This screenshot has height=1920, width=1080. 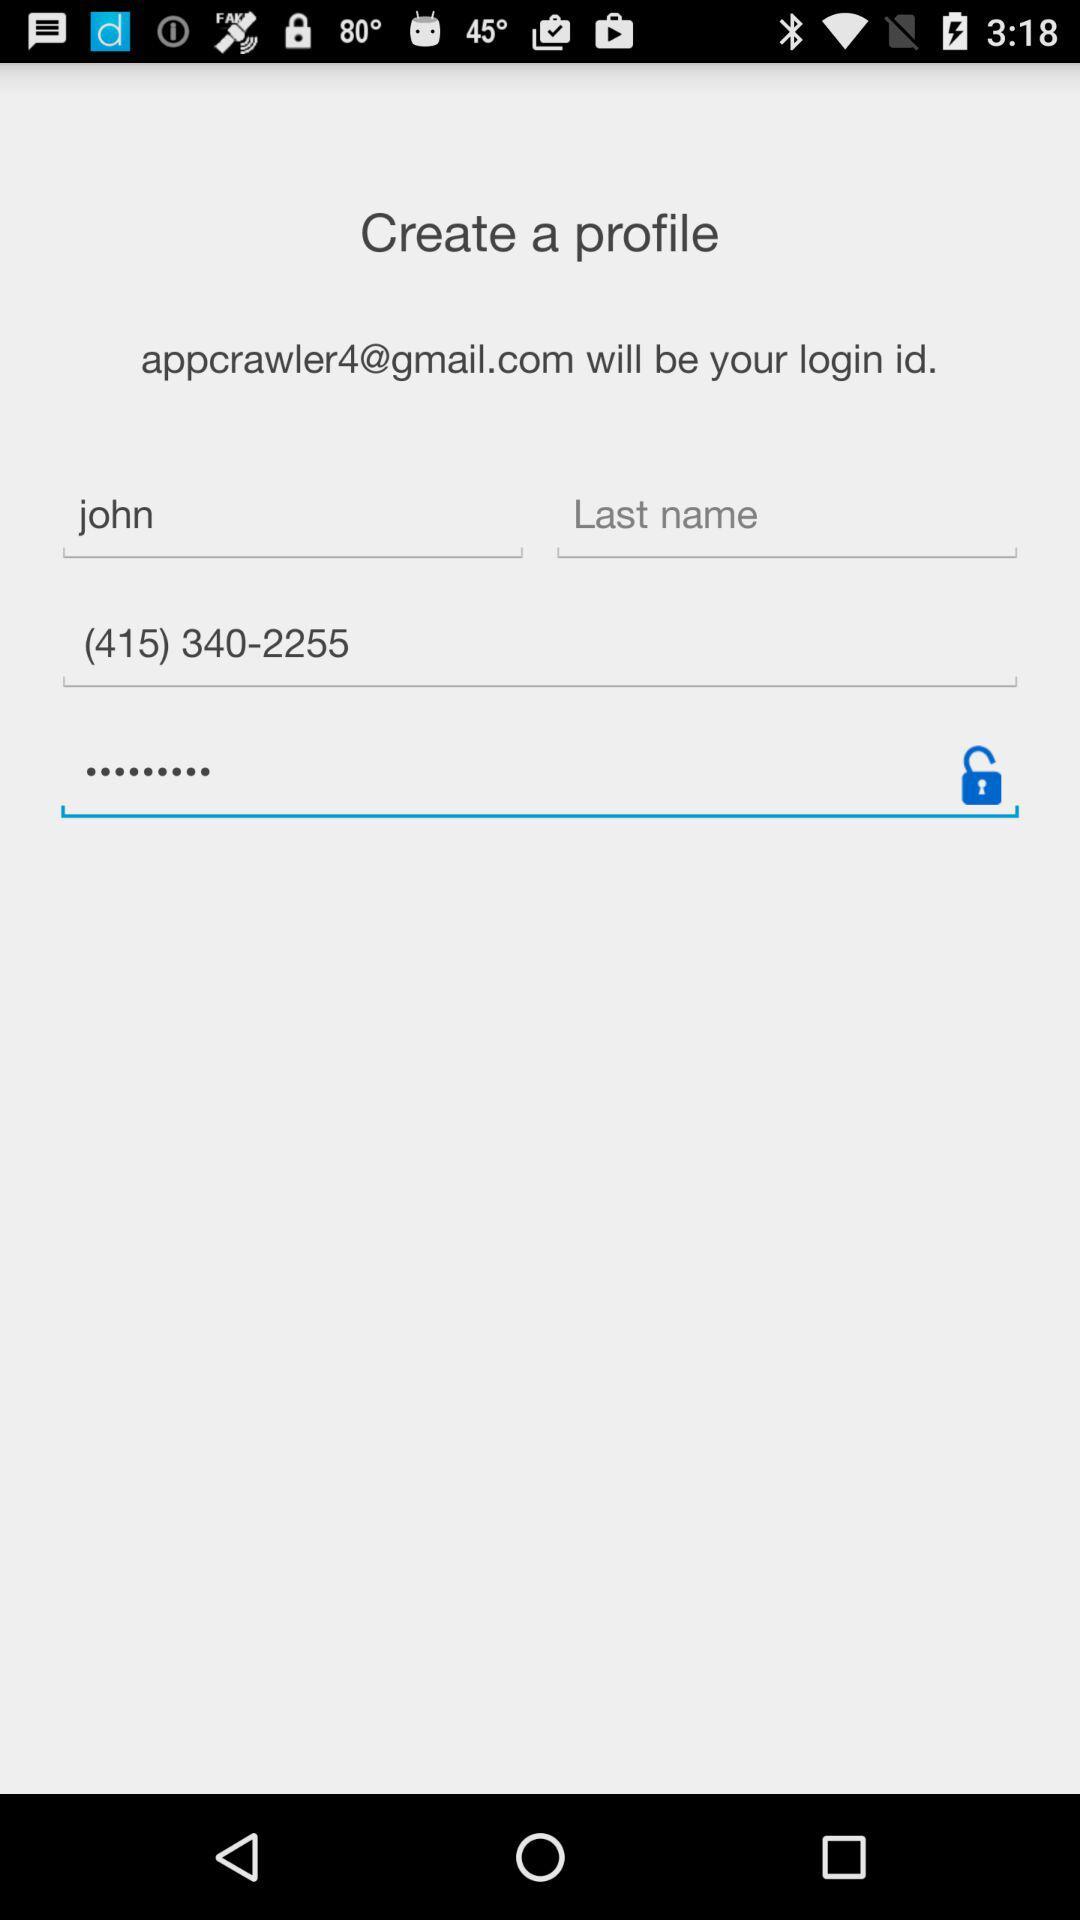 I want to click on crowd3116 item, so click(x=540, y=774).